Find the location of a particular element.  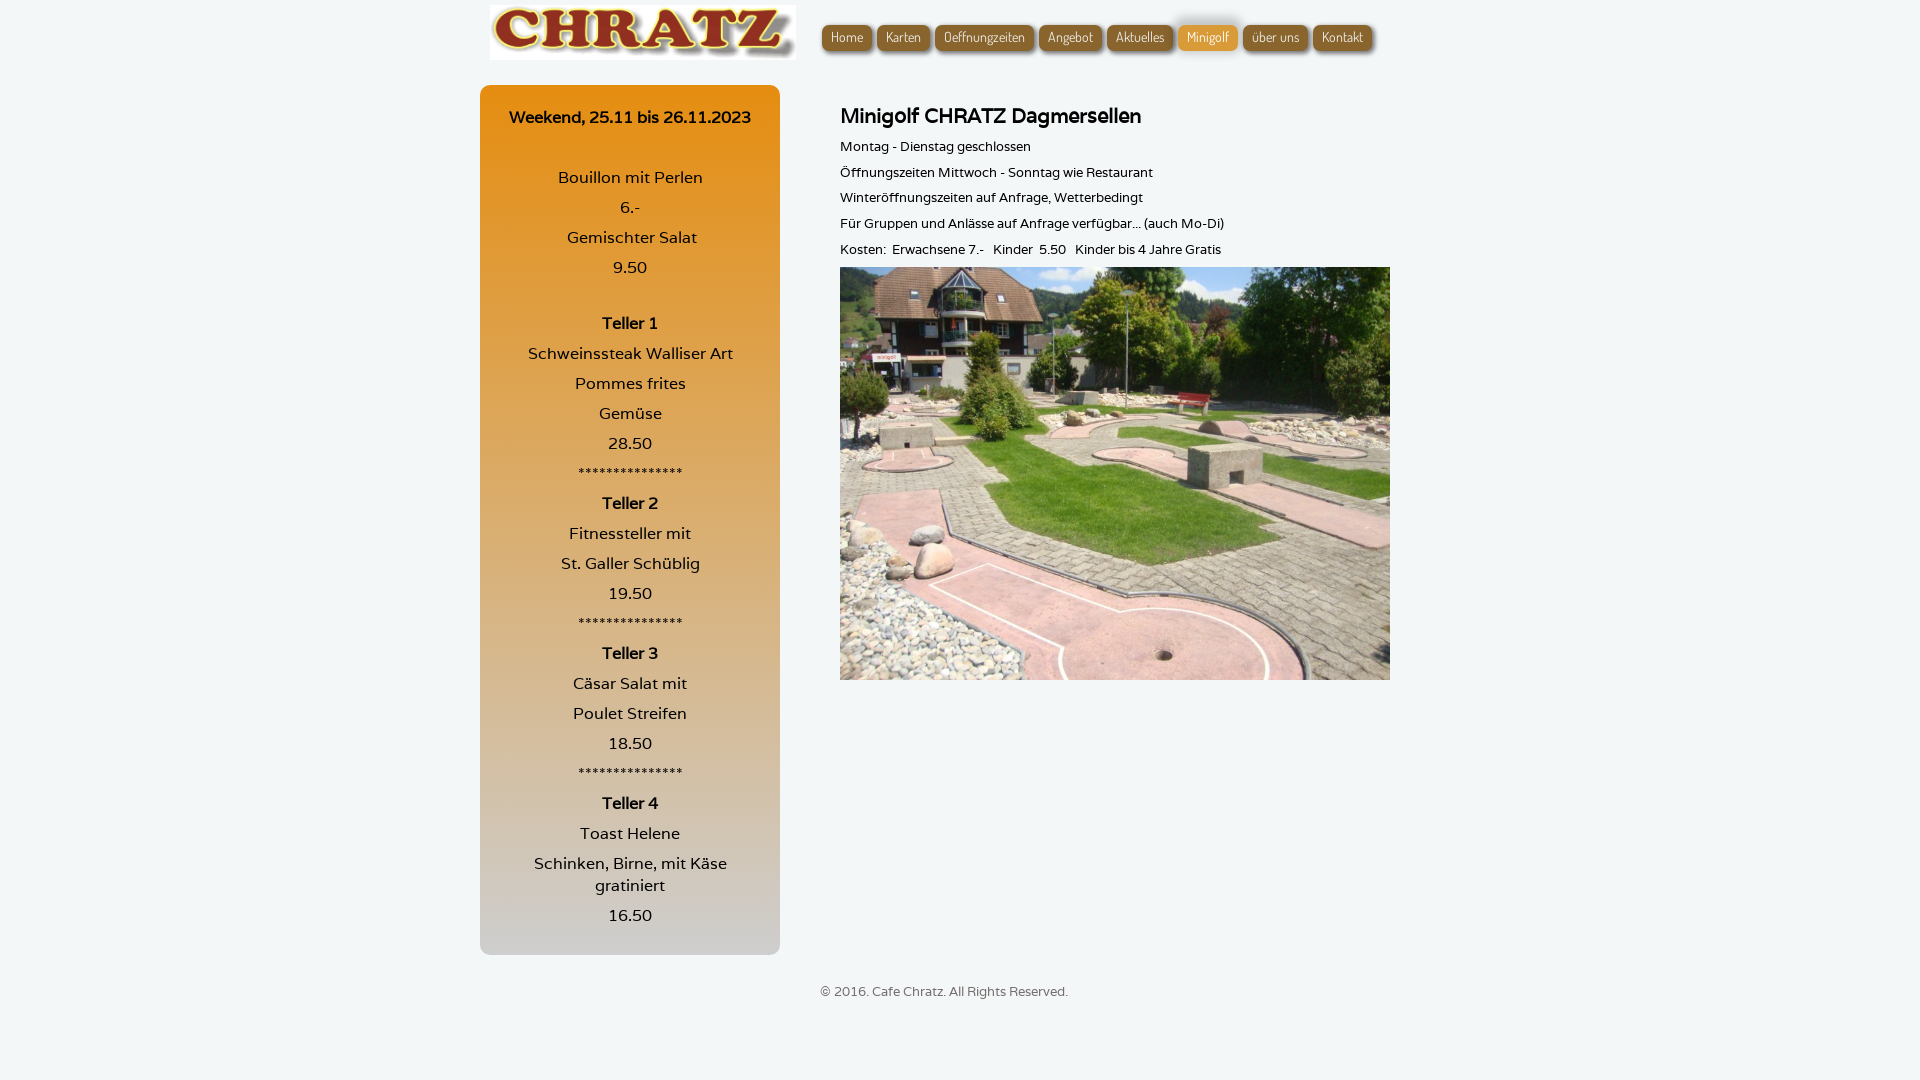

'Karten' is located at coordinates (902, 38).